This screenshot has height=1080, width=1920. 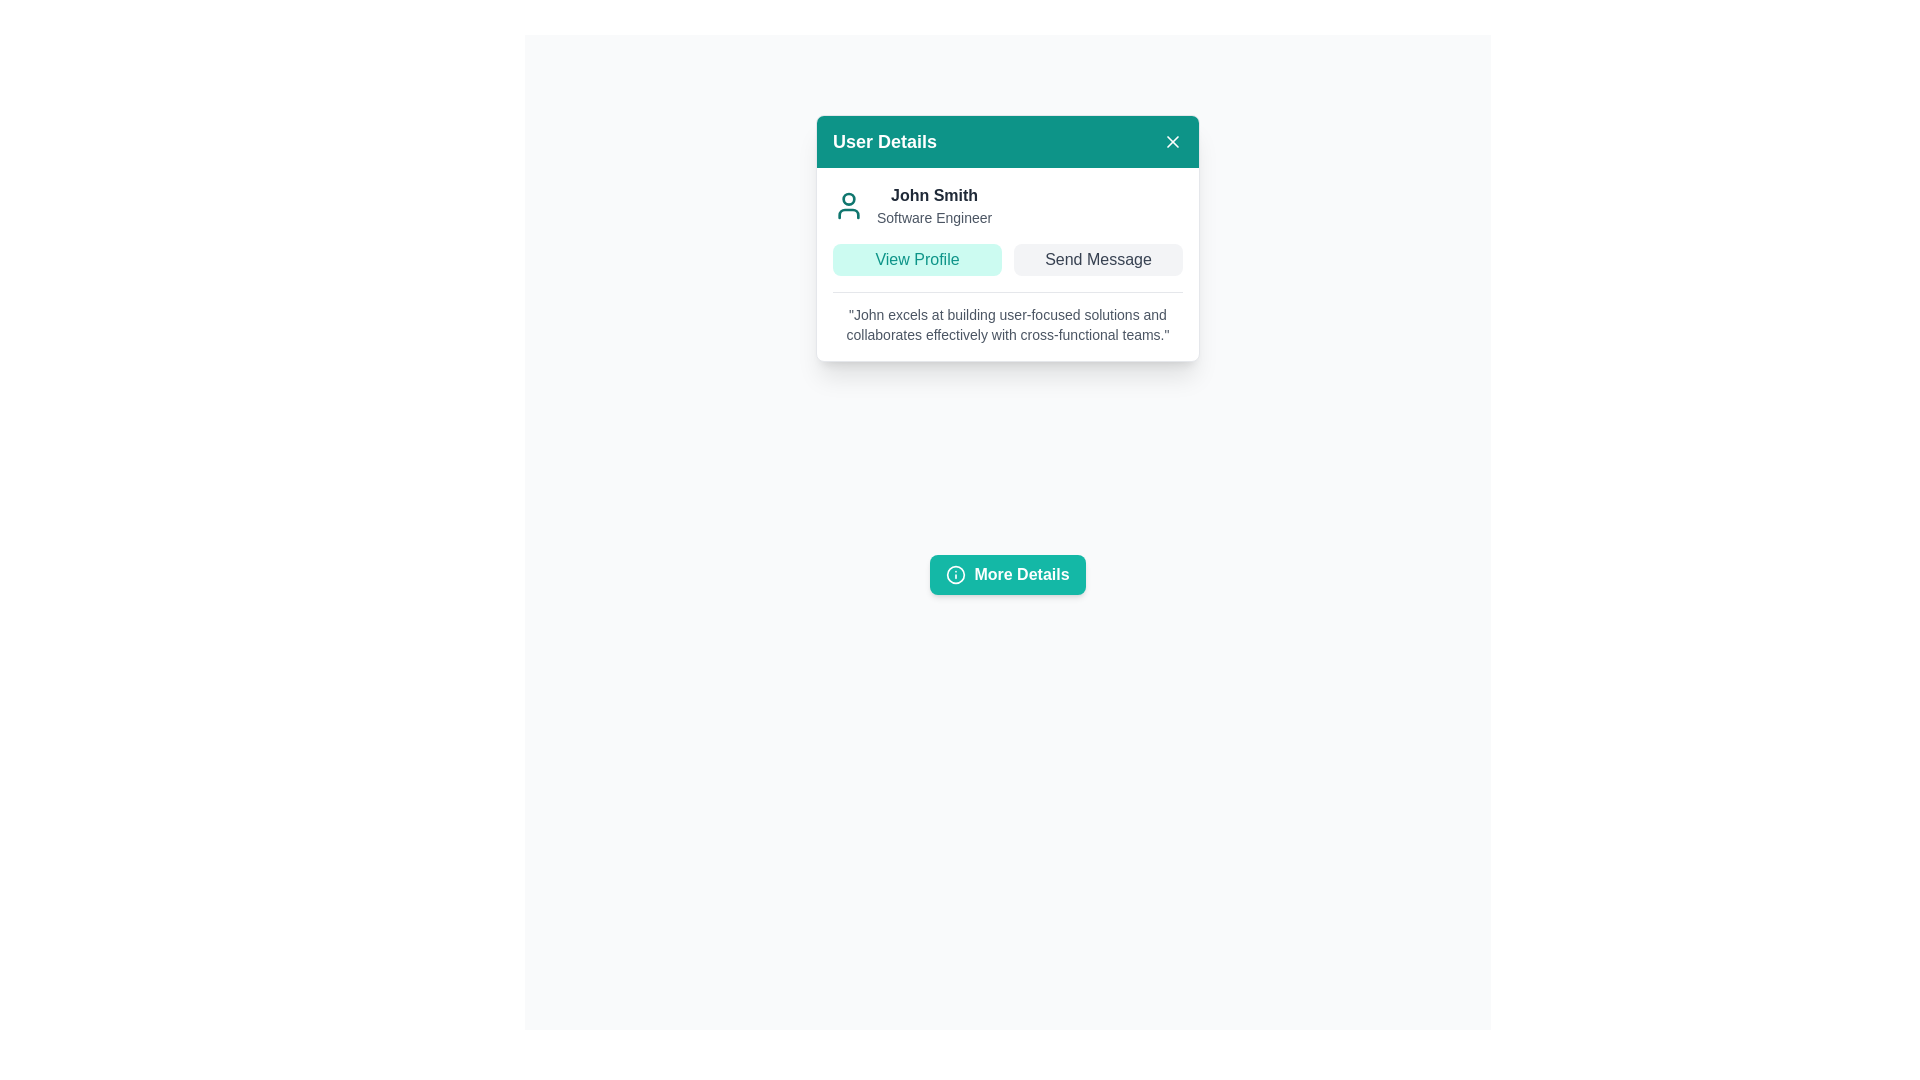 I want to click on the text block displaying the name and professional title of the user in the 'User Details' card, located at the top-center beside the user profile icon, so click(x=933, y=205).